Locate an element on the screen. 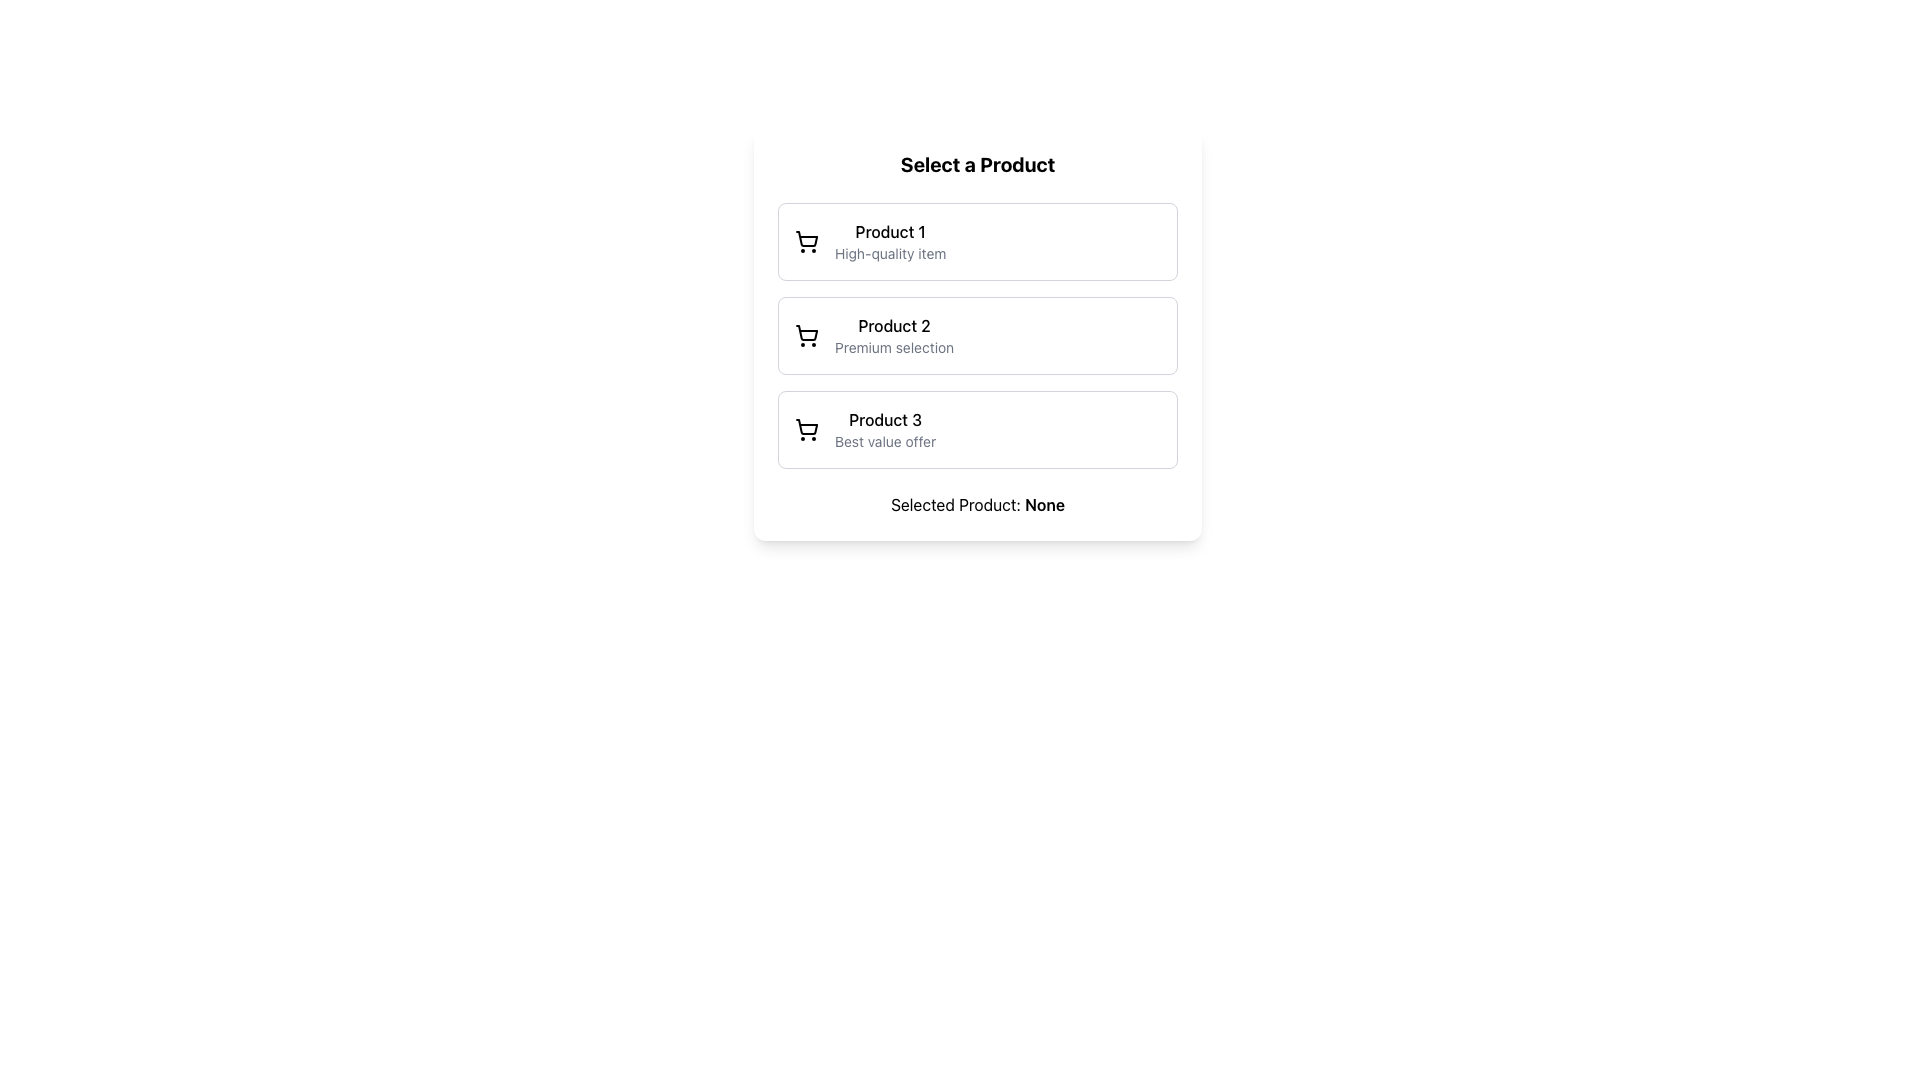 The width and height of the screenshot is (1920, 1080). text of the 'Product 3' label, which is a medium font weight text label located in the third row of product options, positioned above 'Best value offer' and to the right of a shopping cart icon is located at coordinates (884, 419).